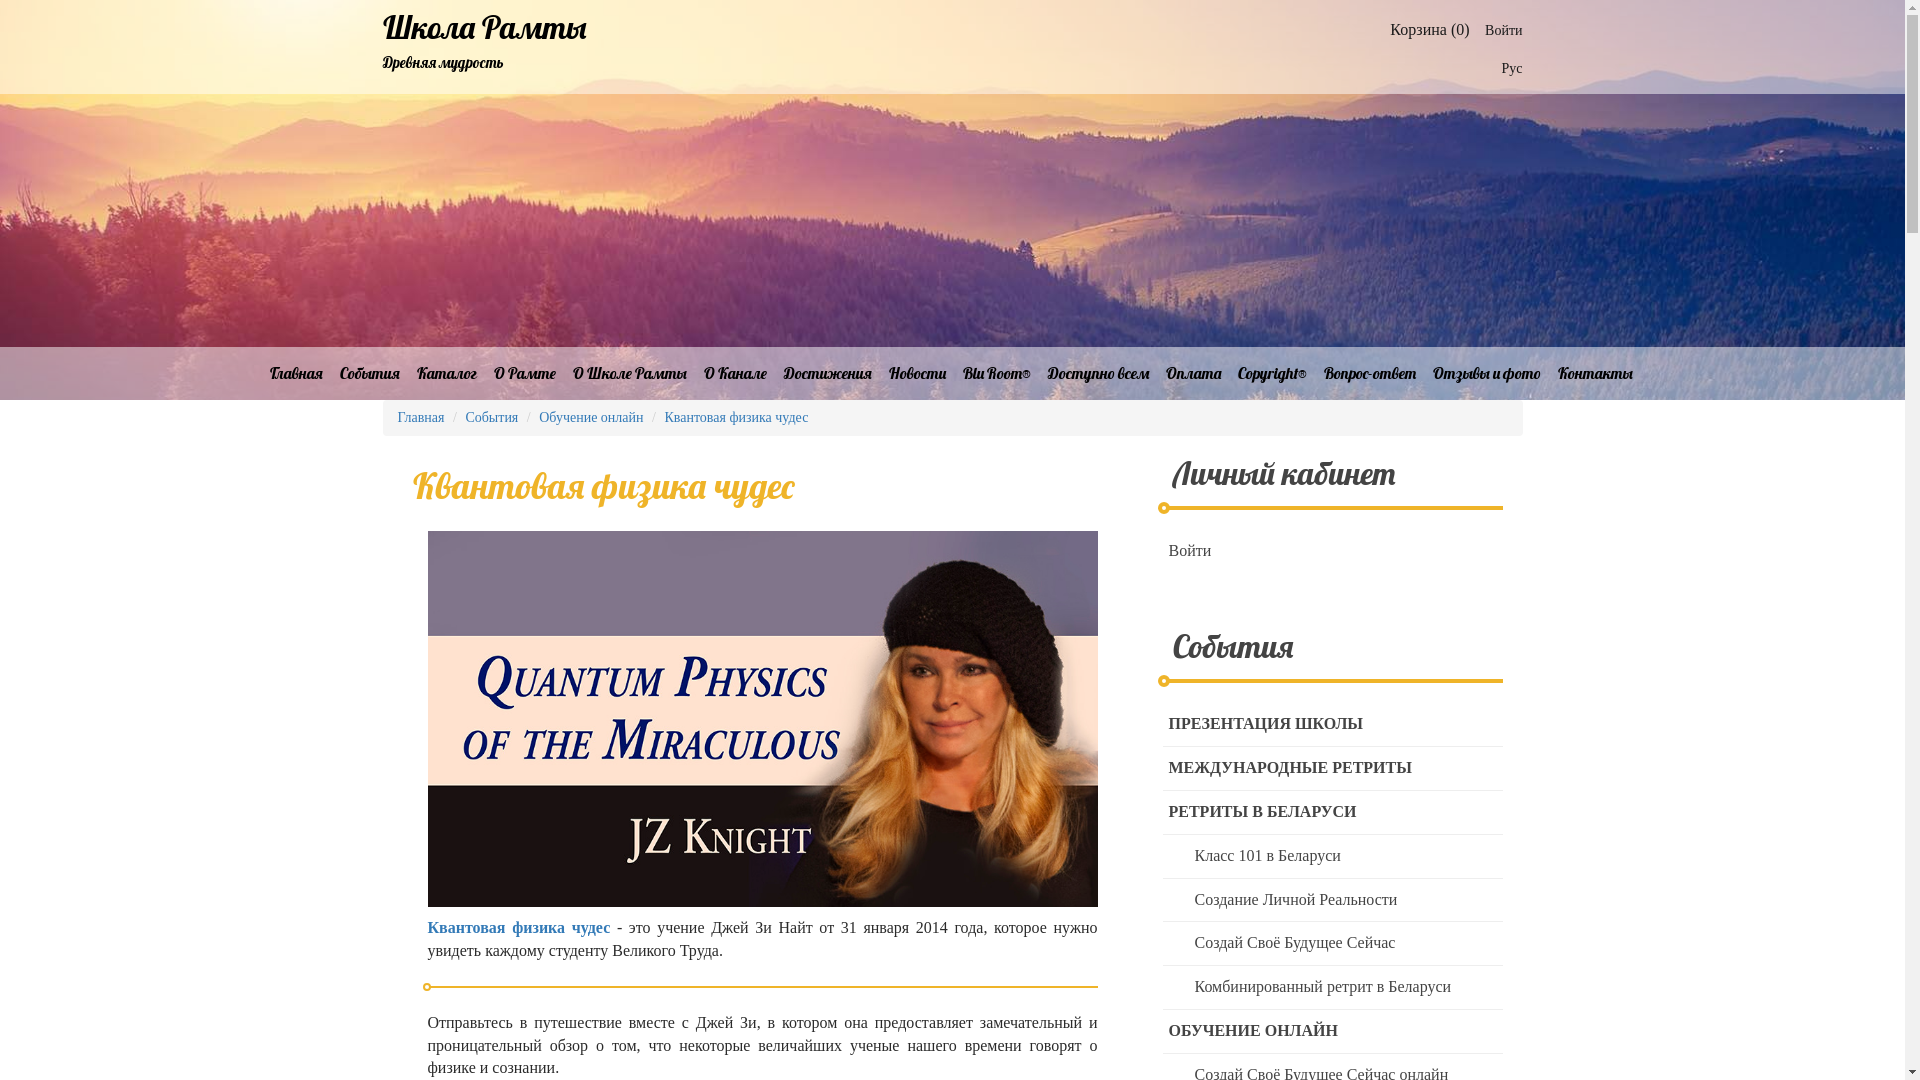  I want to click on 'Skip to content', so click(0, 0).